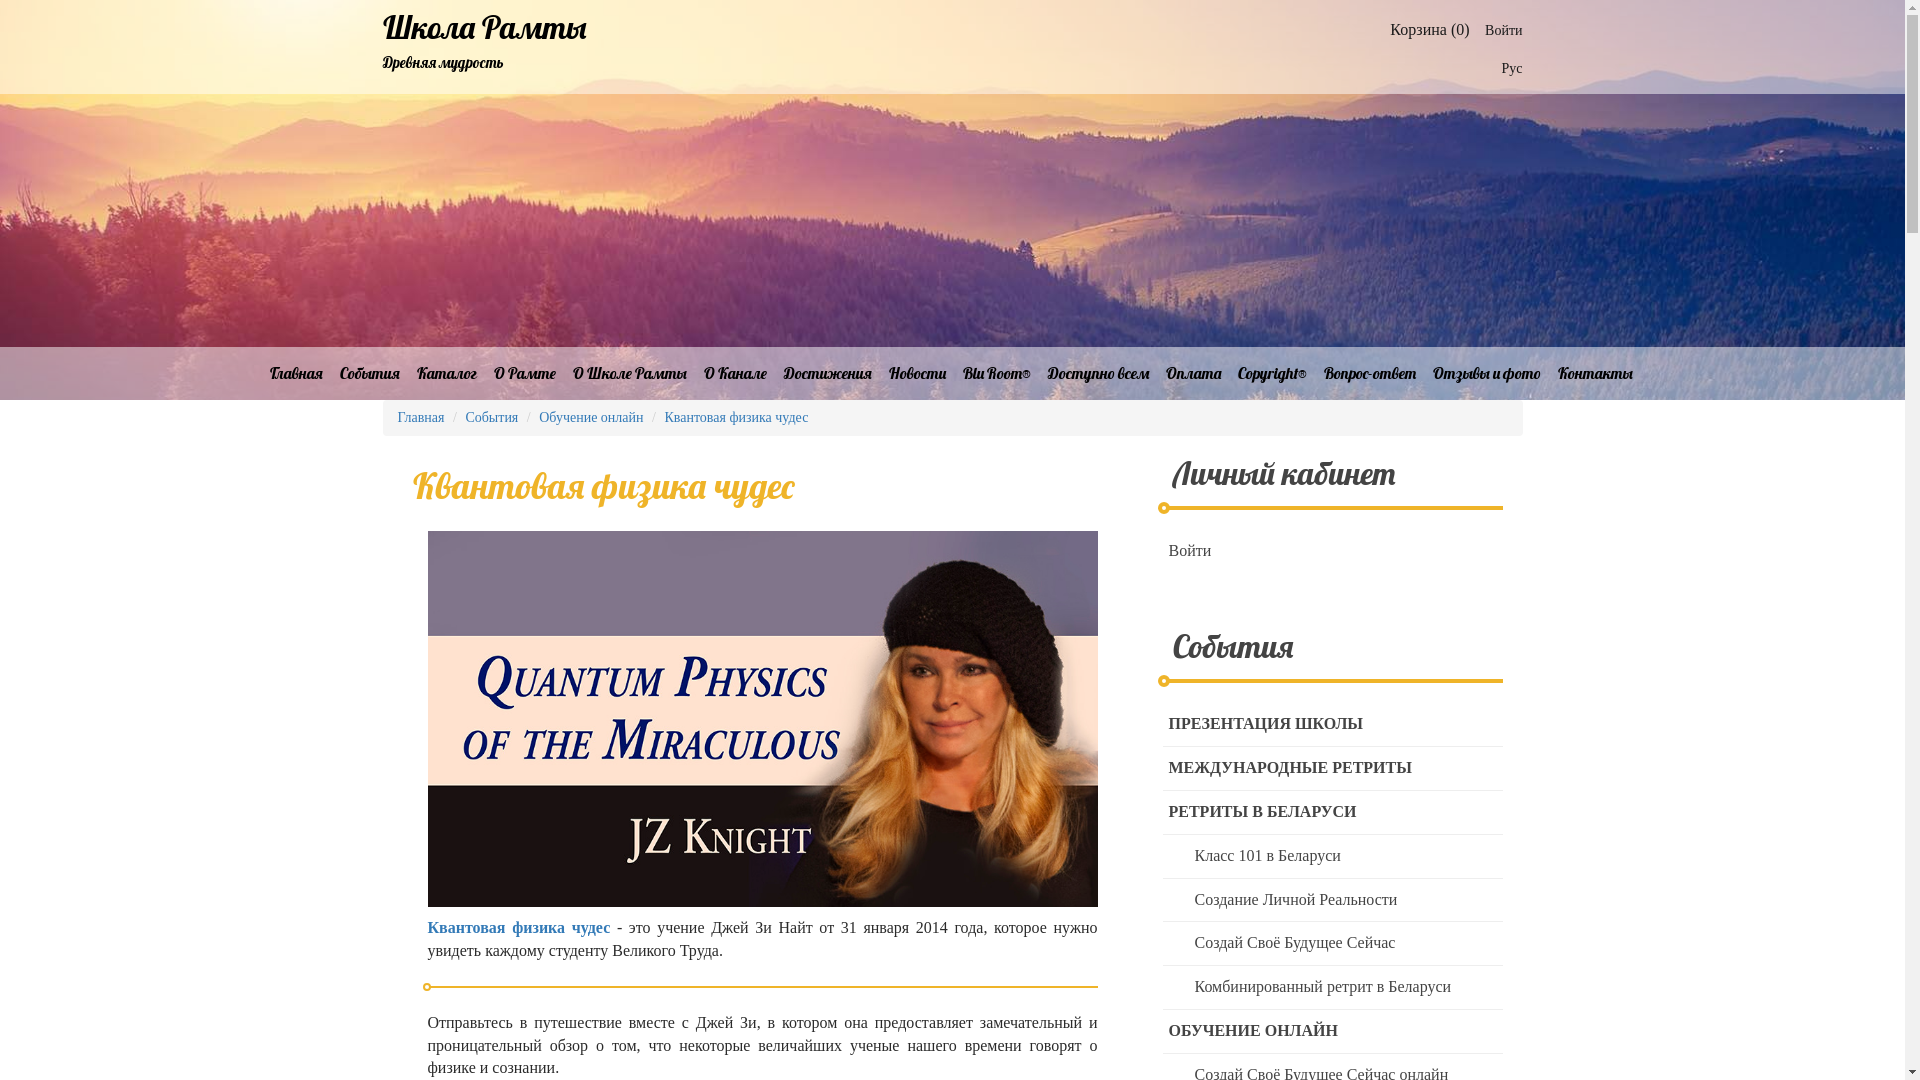  I want to click on 'Skip to content', so click(0, 0).